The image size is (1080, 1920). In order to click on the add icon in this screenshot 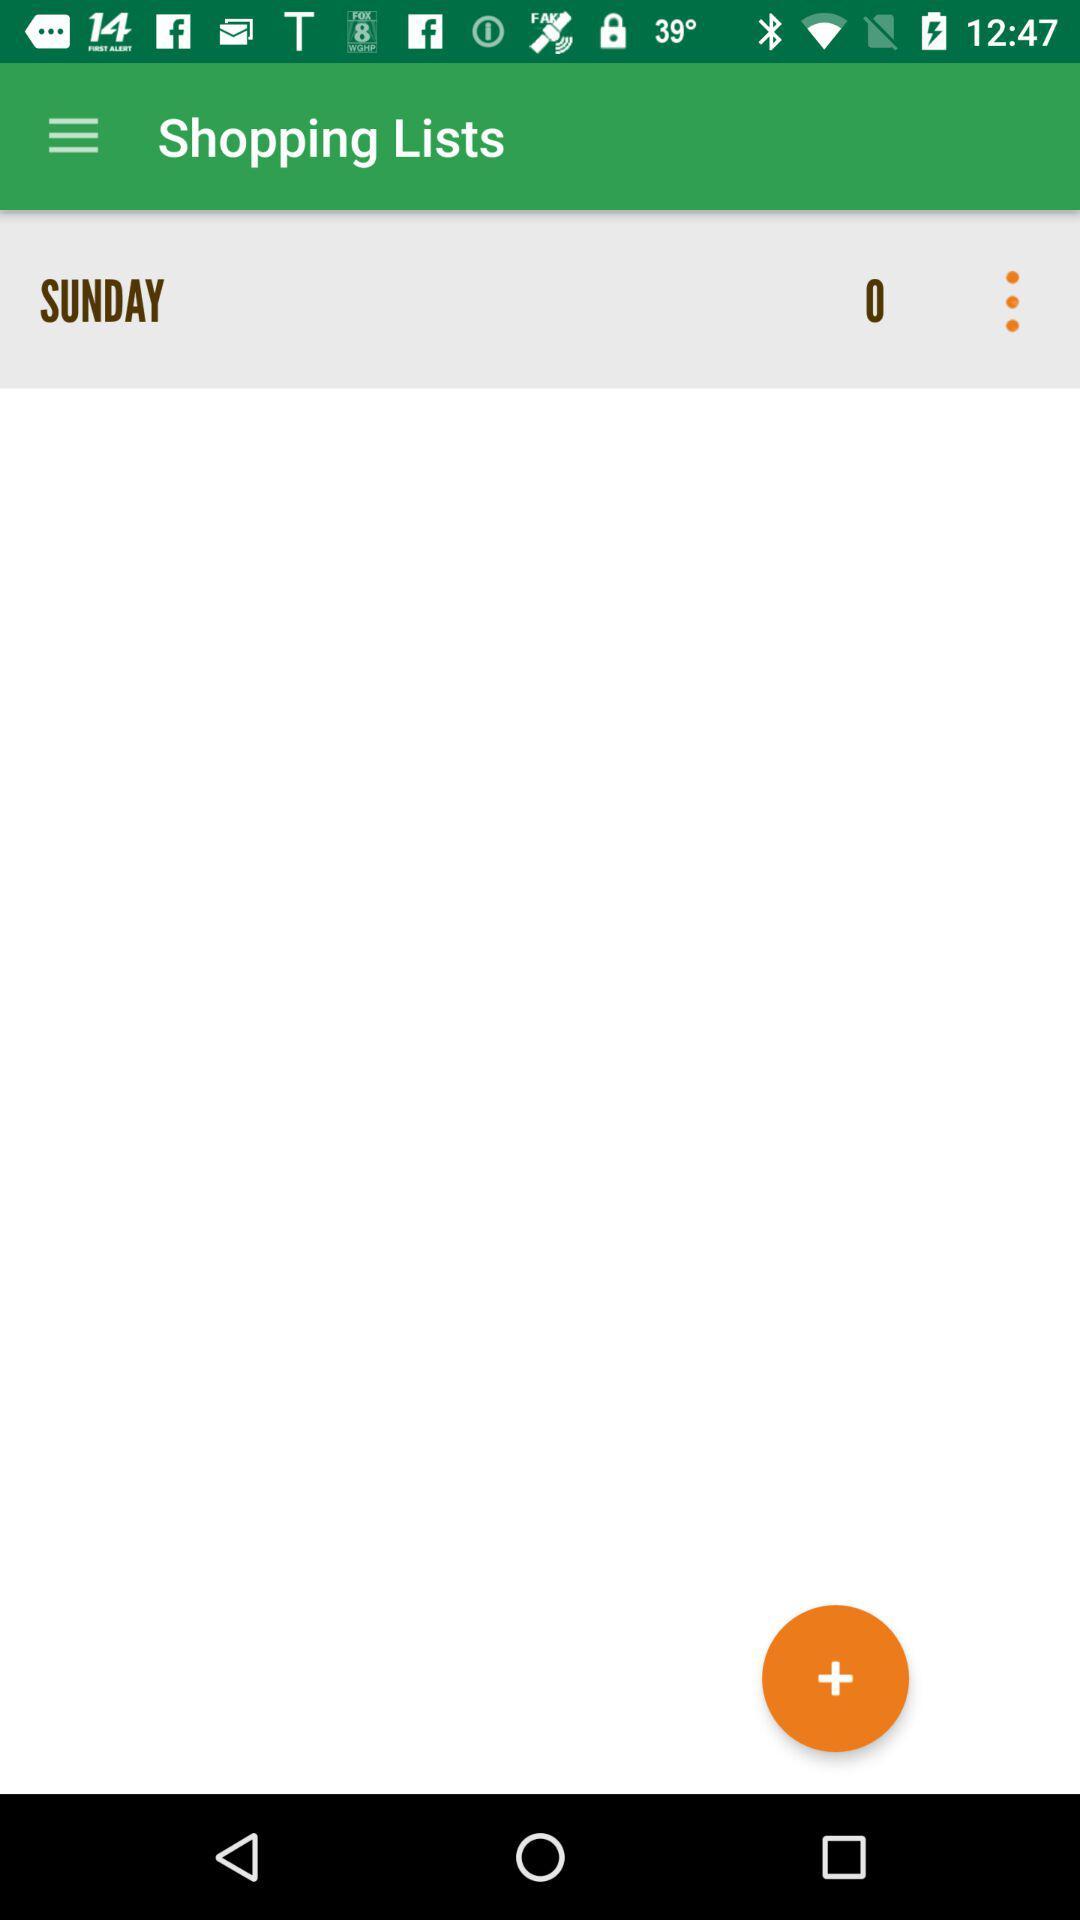, I will do `click(835, 1678)`.